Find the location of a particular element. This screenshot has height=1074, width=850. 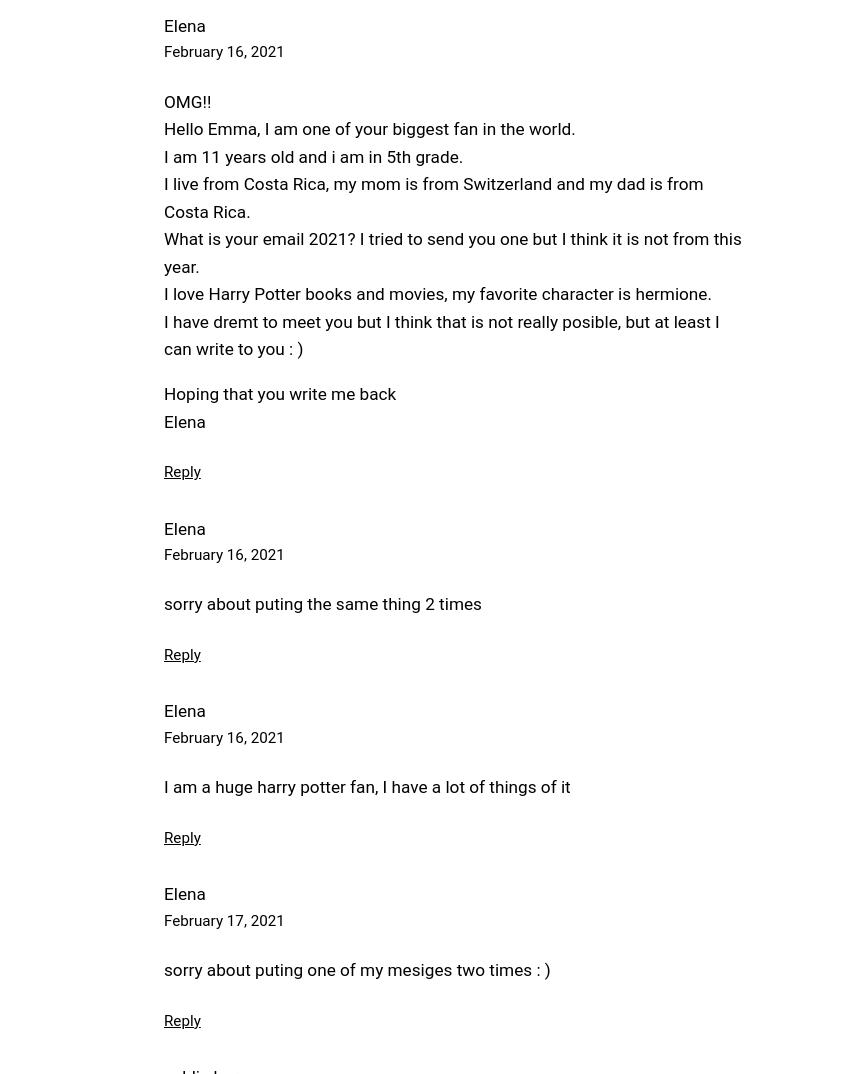

'Hello Emma, I am one of your biggest fan in the world.' is located at coordinates (368, 127).